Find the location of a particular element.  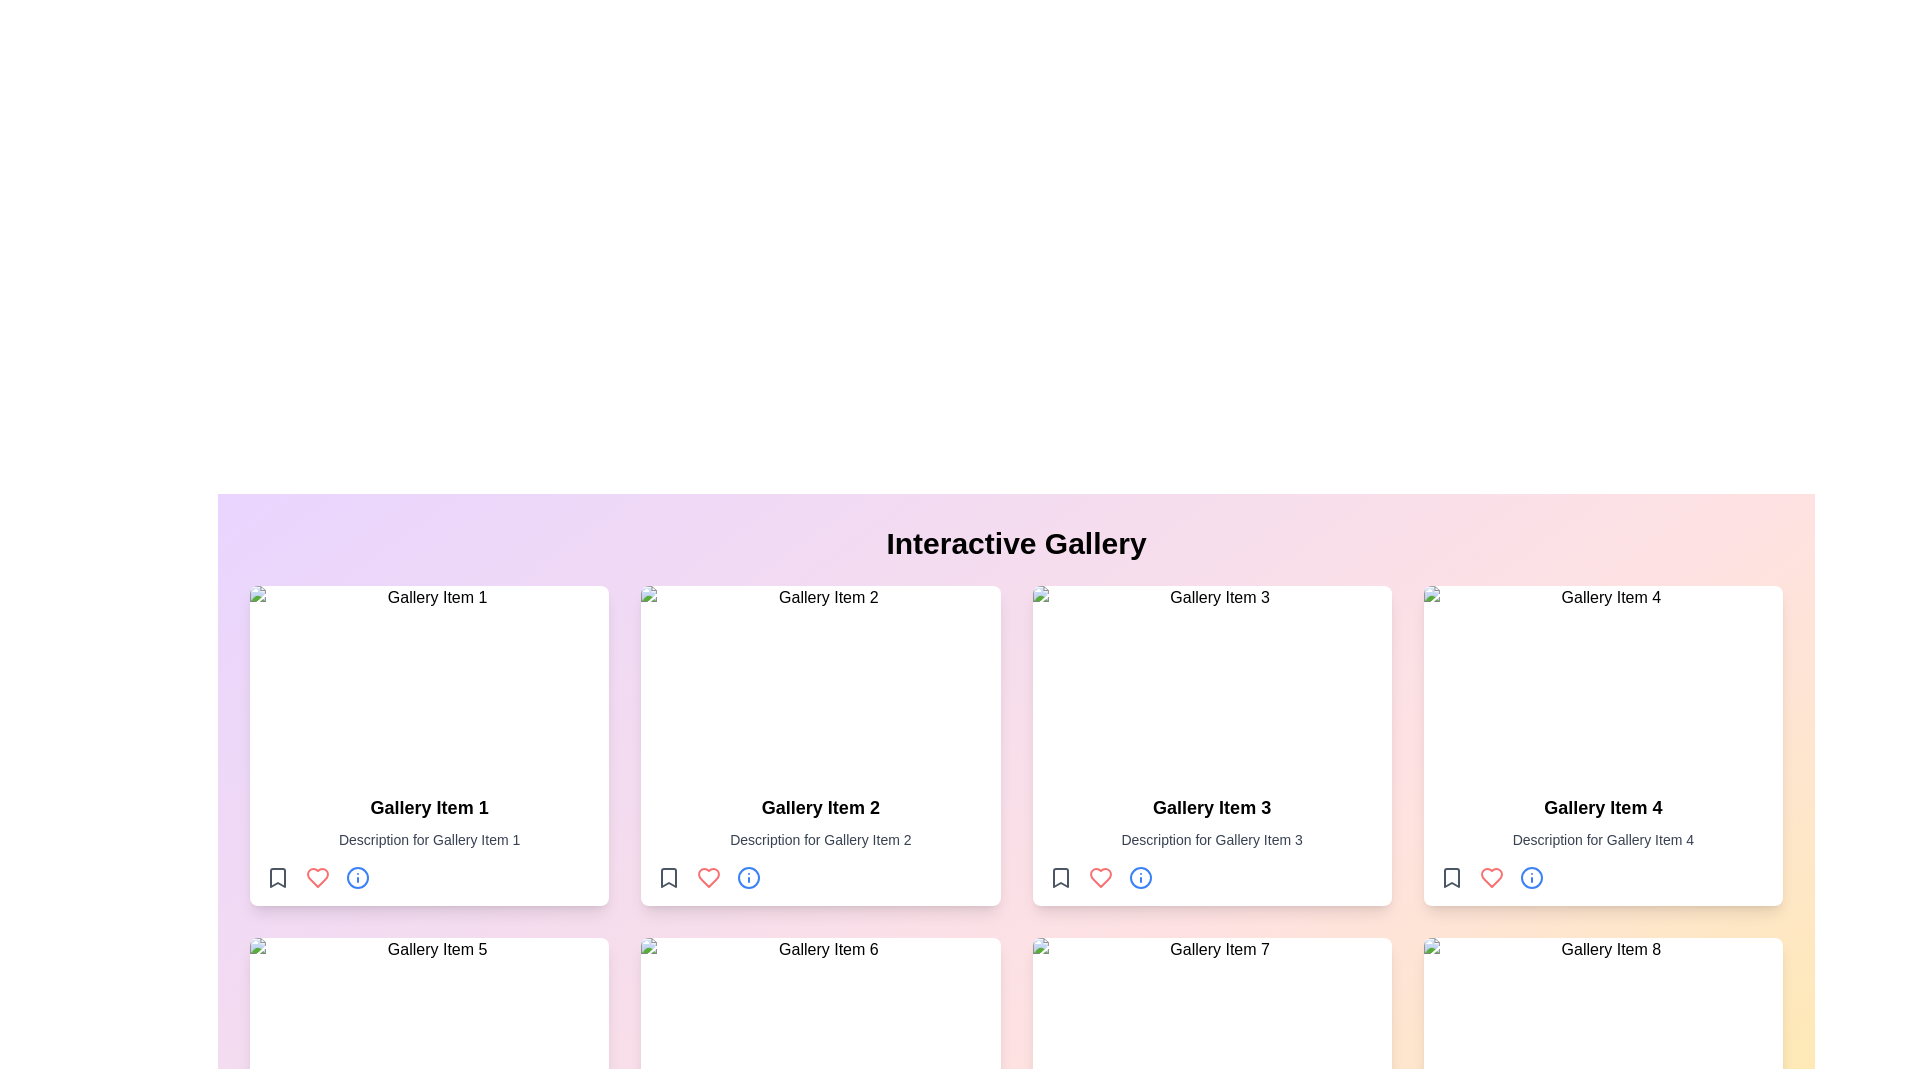

text displayed as 'Gallery Item 1', which is a bold and large font title located in the top-left corner of the first gallery card, beneath the image and above the description text is located at coordinates (428, 806).